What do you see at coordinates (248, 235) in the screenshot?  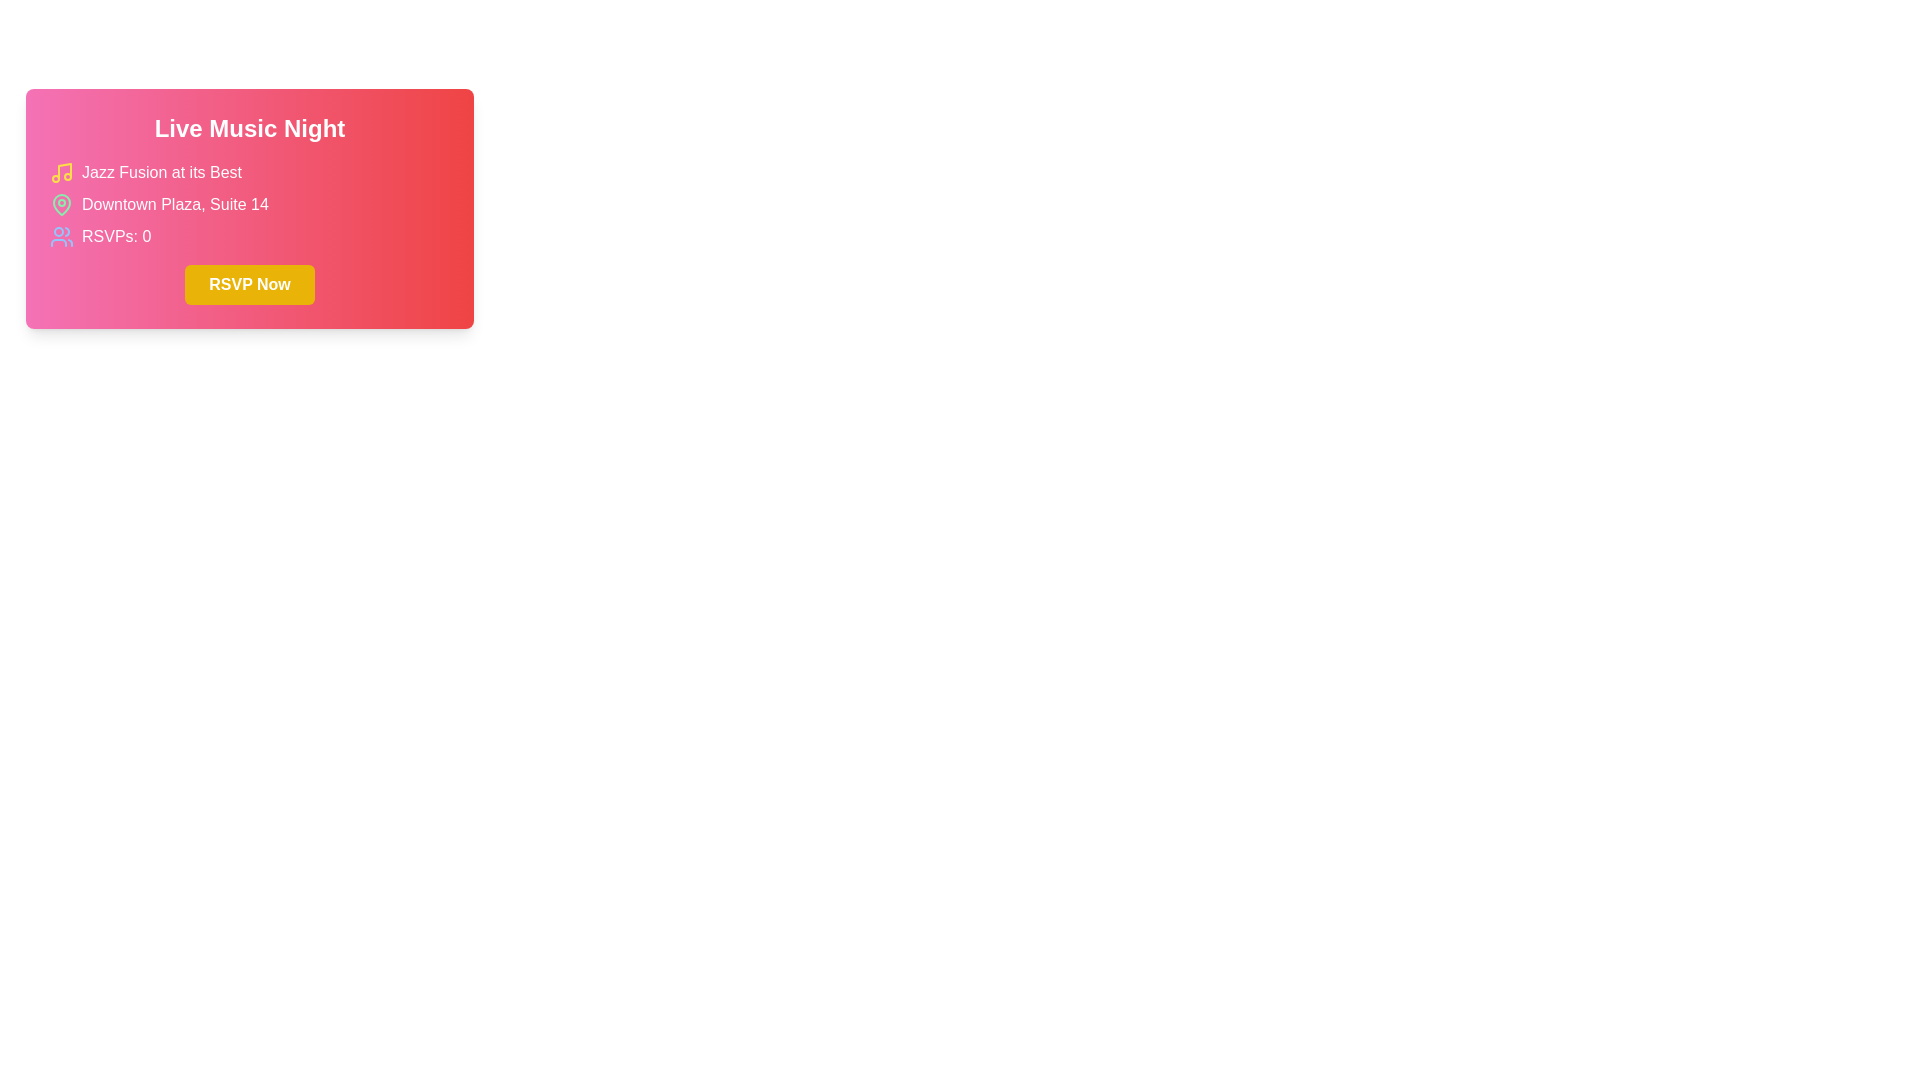 I see `the Text Label with Icon displaying 'RSVPs: 0' which has a pink to red gradient background and an icon of multiple users on the left` at bounding box center [248, 235].